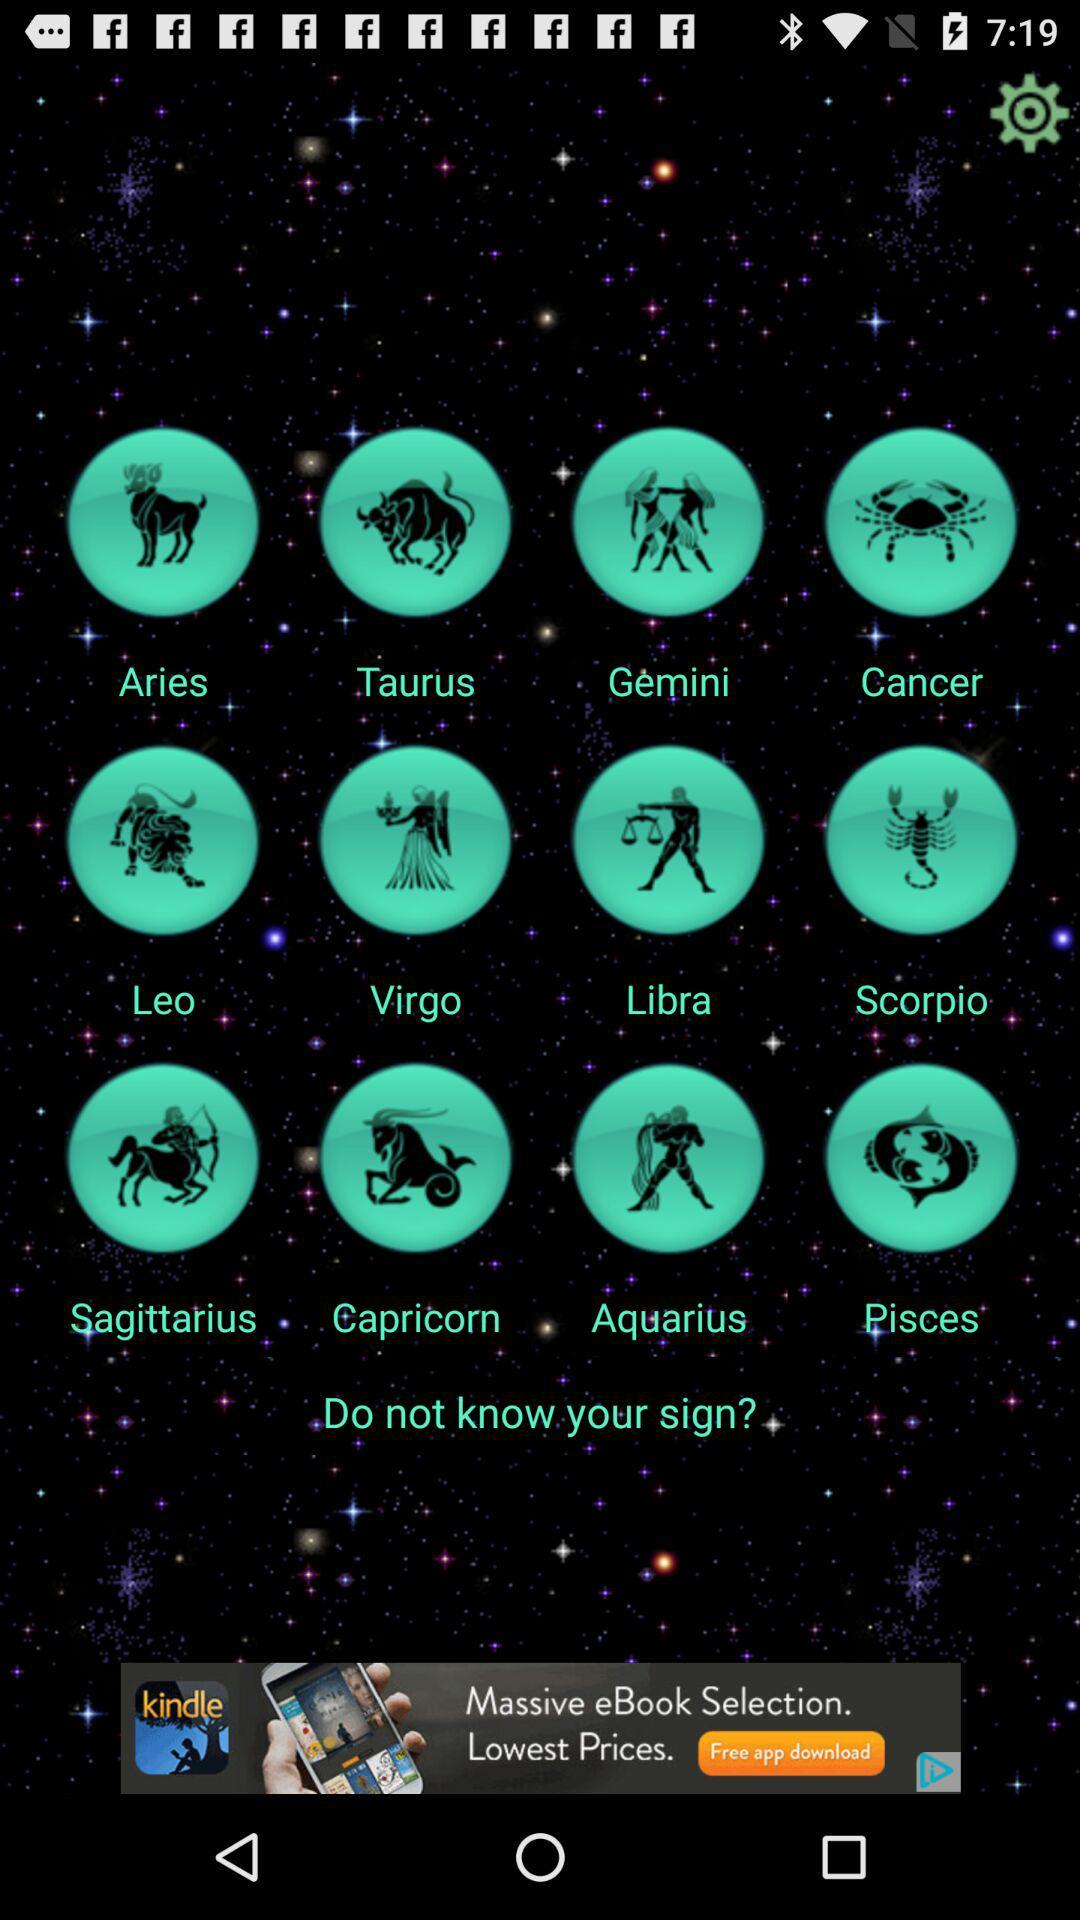 This screenshot has height=1920, width=1080. What do you see at coordinates (540, 1727) in the screenshot?
I see `details about advertisement` at bounding box center [540, 1727].